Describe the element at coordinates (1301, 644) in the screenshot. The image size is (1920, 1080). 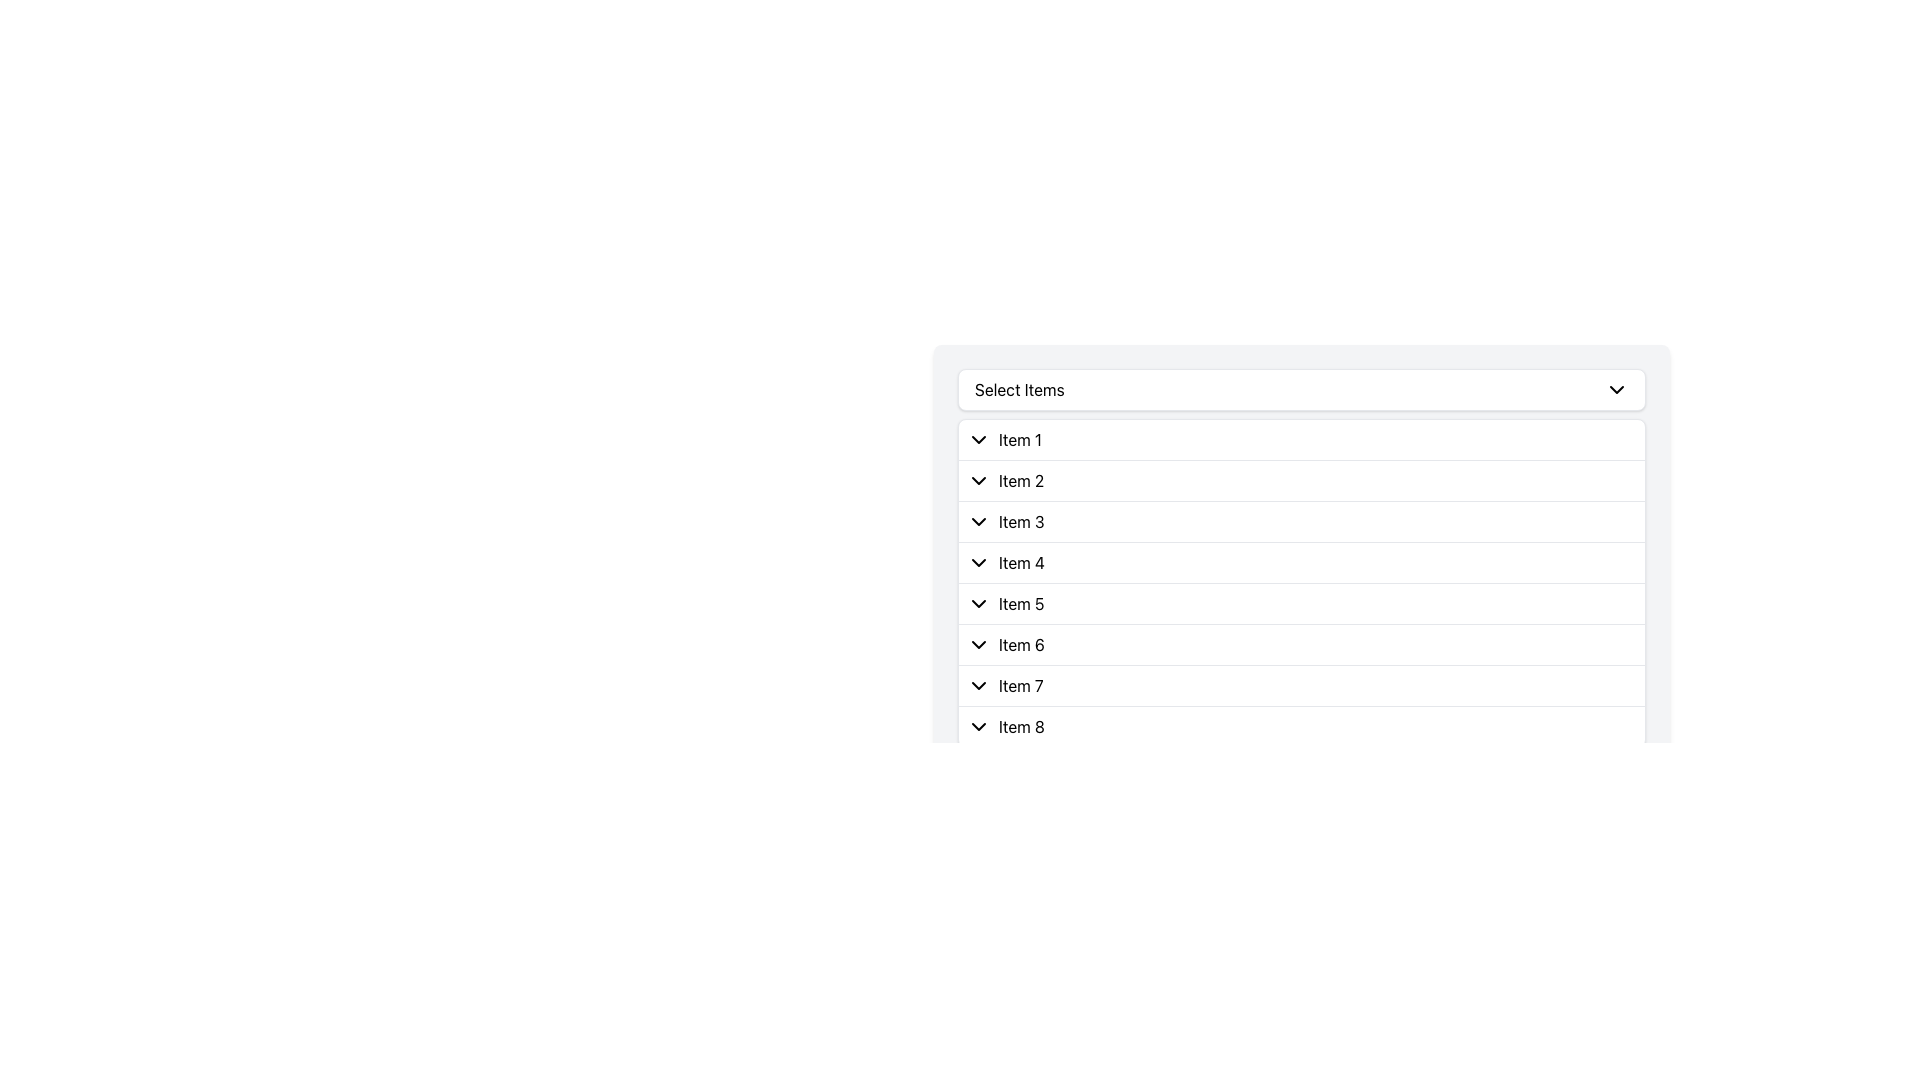
I see `the sixth item` at that location.